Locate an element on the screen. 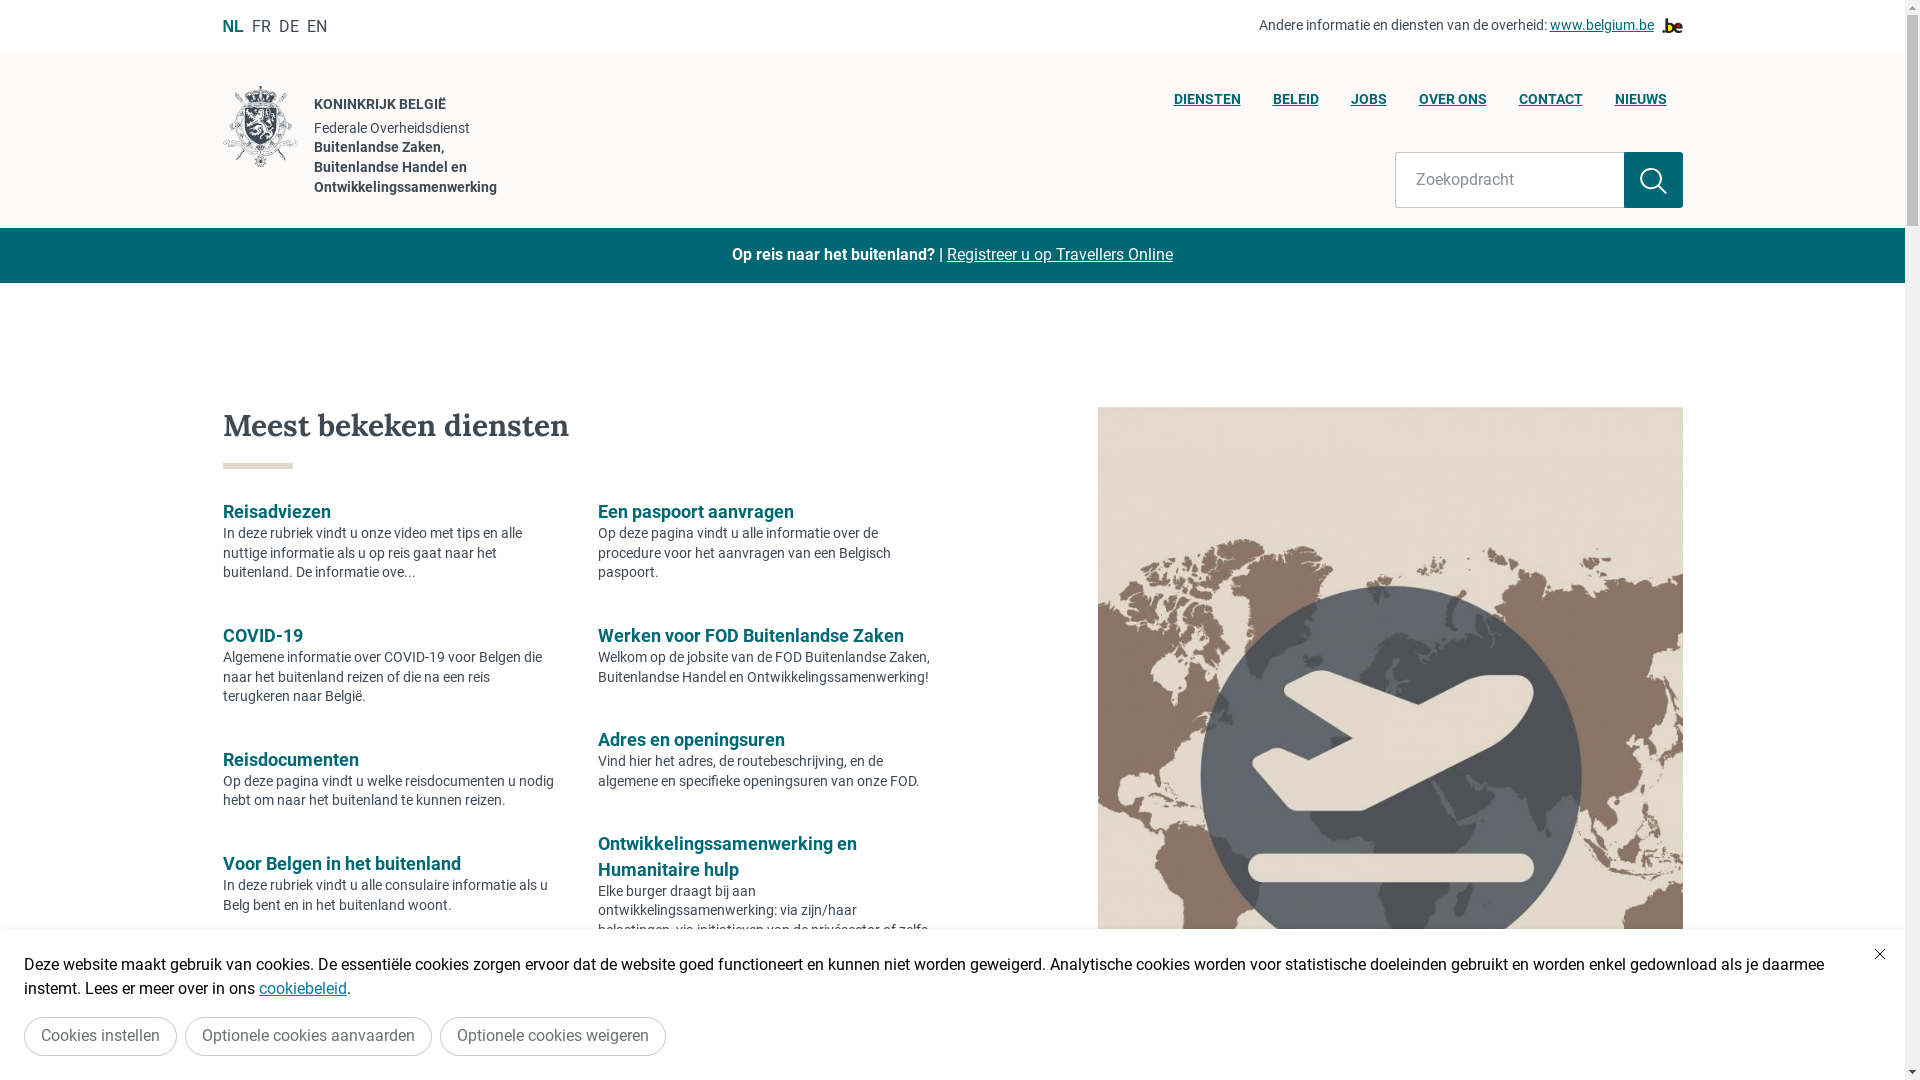 This screenshot has height=1080, width=1920. 'Zoekopdracht' is located at coordinates (1395, 180).